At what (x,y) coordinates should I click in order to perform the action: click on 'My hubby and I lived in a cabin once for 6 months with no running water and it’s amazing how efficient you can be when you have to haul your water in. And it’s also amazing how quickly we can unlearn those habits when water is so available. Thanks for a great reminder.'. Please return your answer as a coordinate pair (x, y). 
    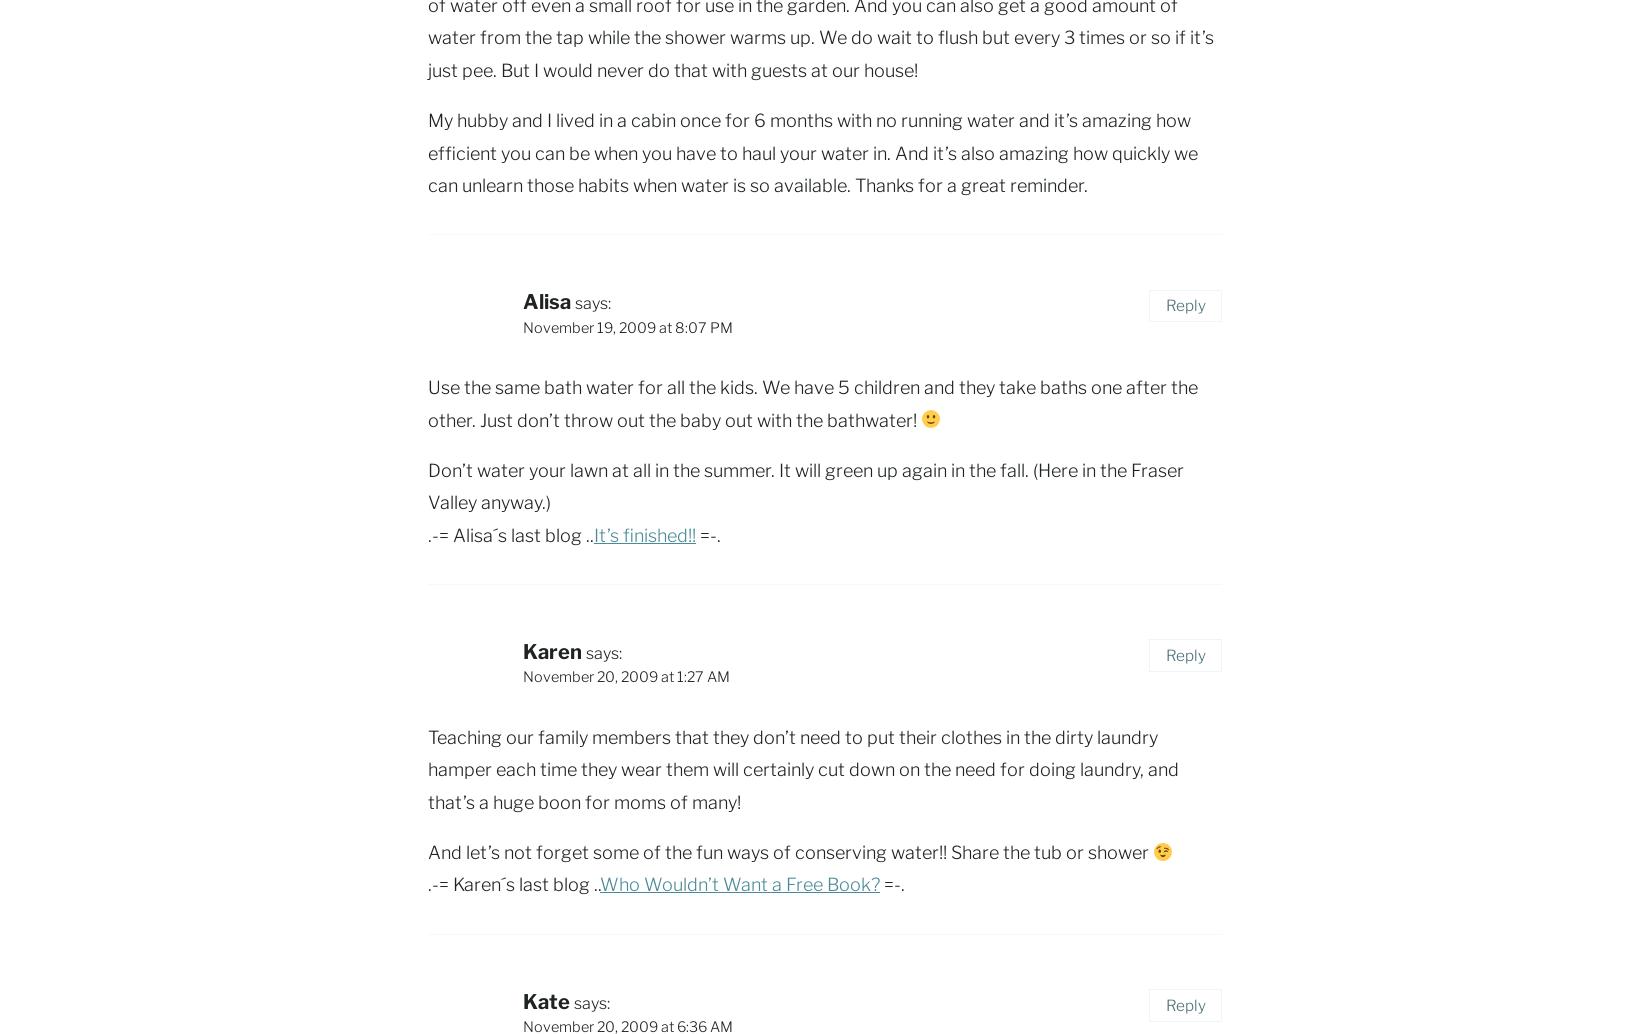
    Looking at the image, I should click on (811, 153).